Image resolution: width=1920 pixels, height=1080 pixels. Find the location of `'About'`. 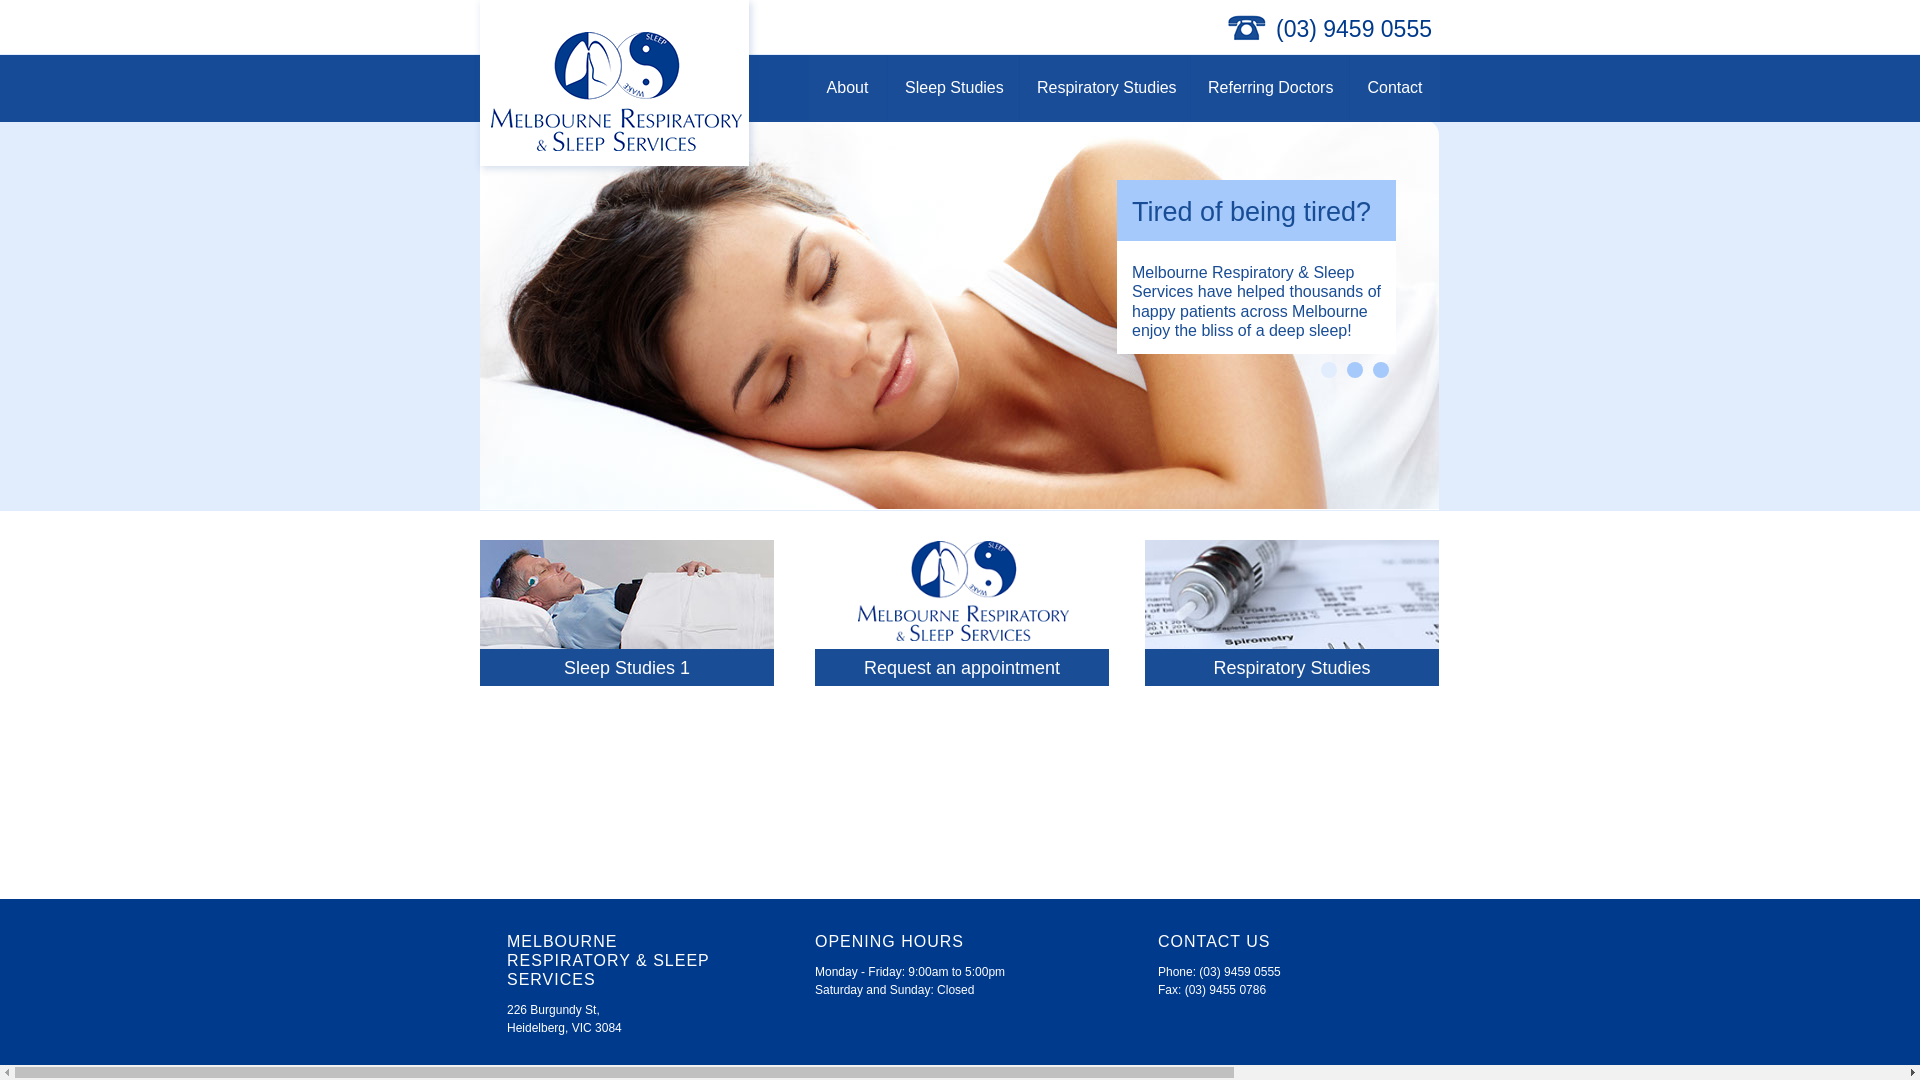

'About' is located at coordinates (809, 86).